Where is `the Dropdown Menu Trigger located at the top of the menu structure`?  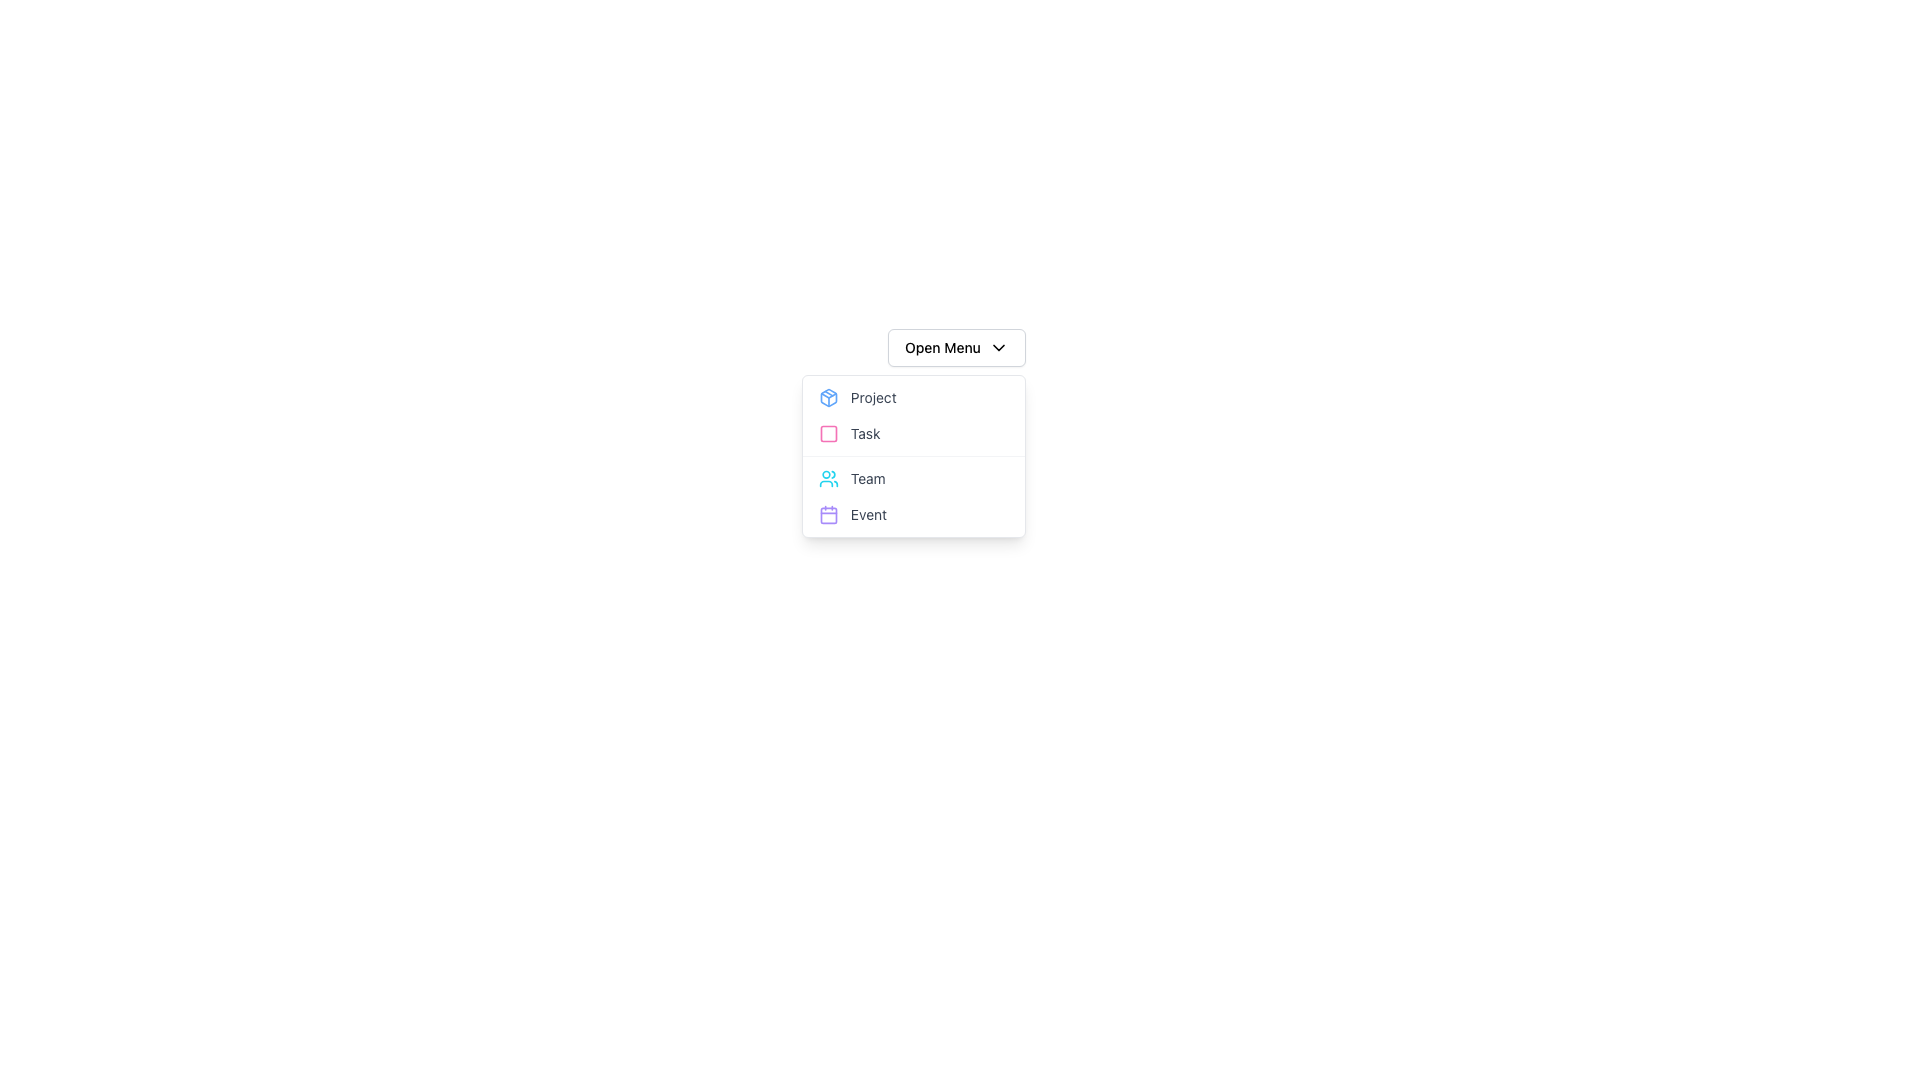 the Dropdown Menu Trigger located at the top of the menu structure is located at coordinates (955, 346).